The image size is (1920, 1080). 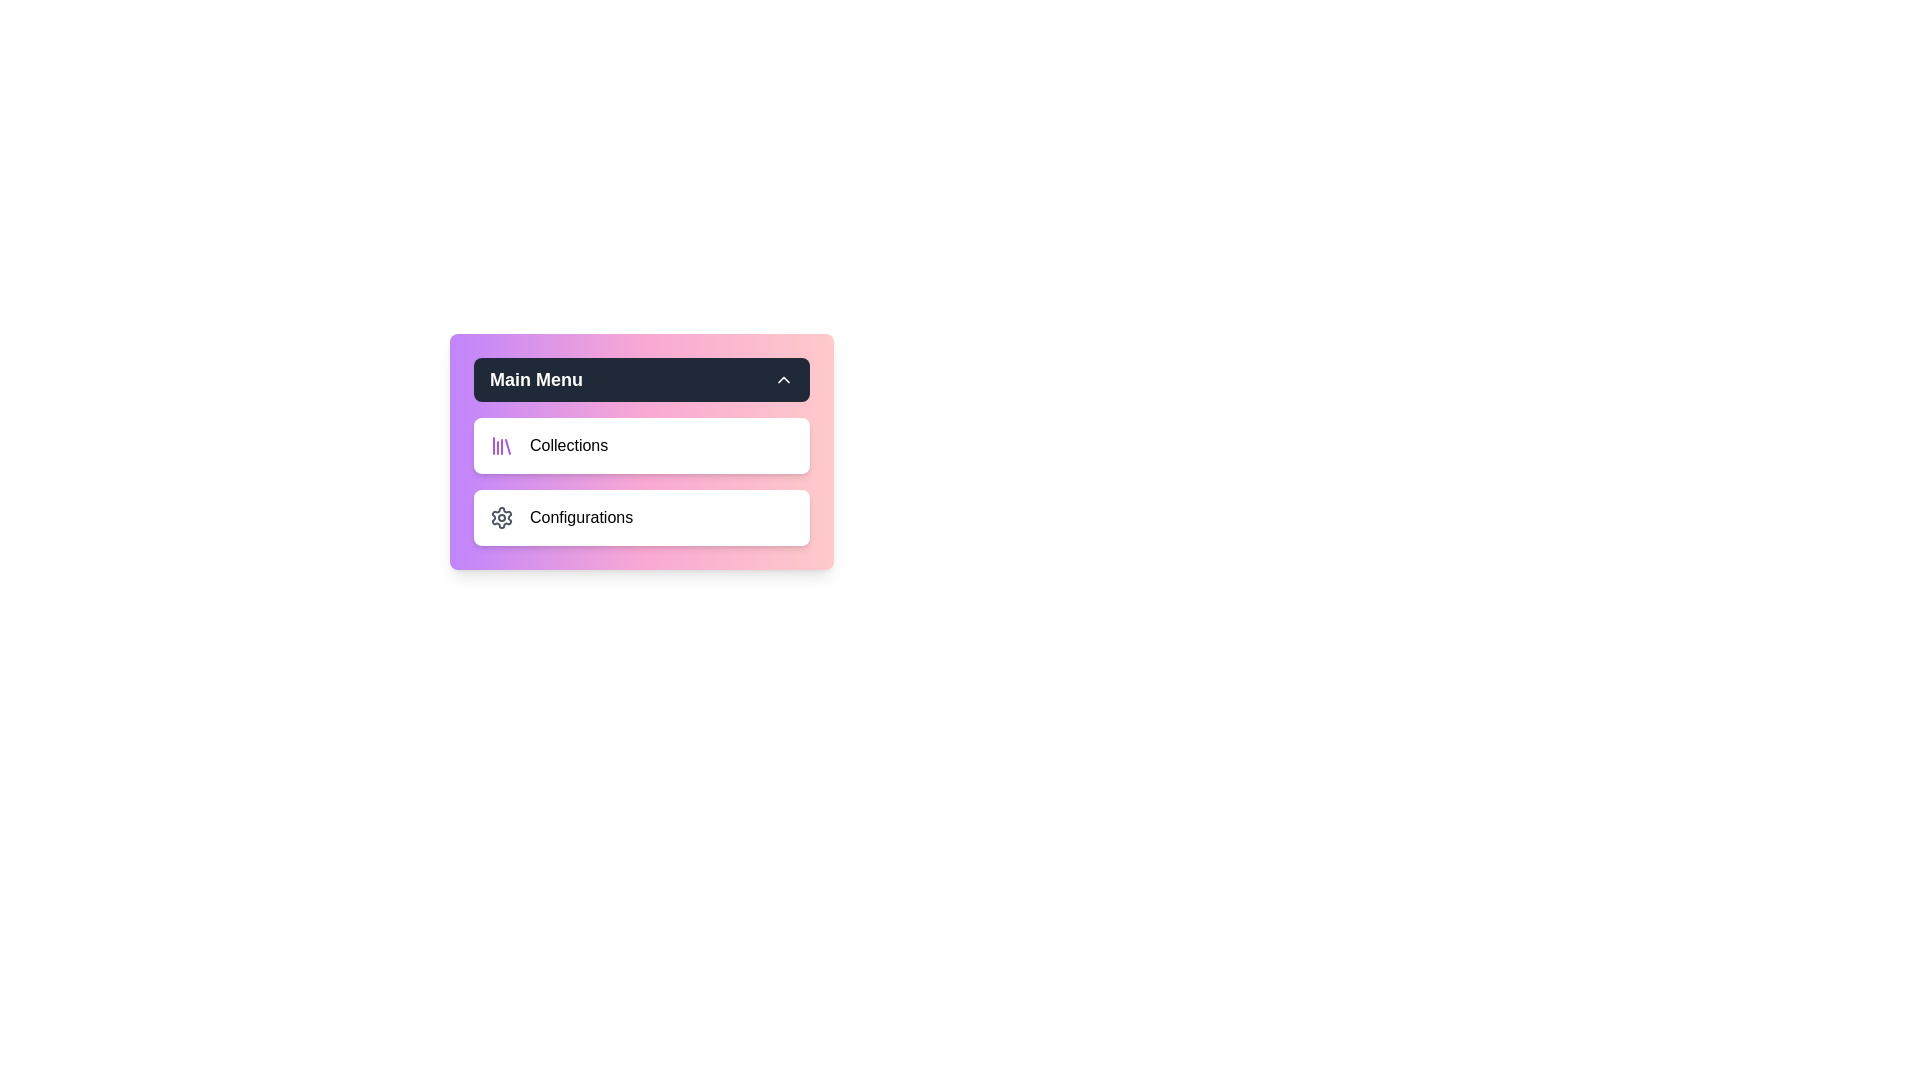 What do you see at coordinates (502, 445) in the screenshot?
I see `the 'Collections' icon located on the left-hand side of the first menu option for quick access to the Collections section` at bounding box center [502, 445].